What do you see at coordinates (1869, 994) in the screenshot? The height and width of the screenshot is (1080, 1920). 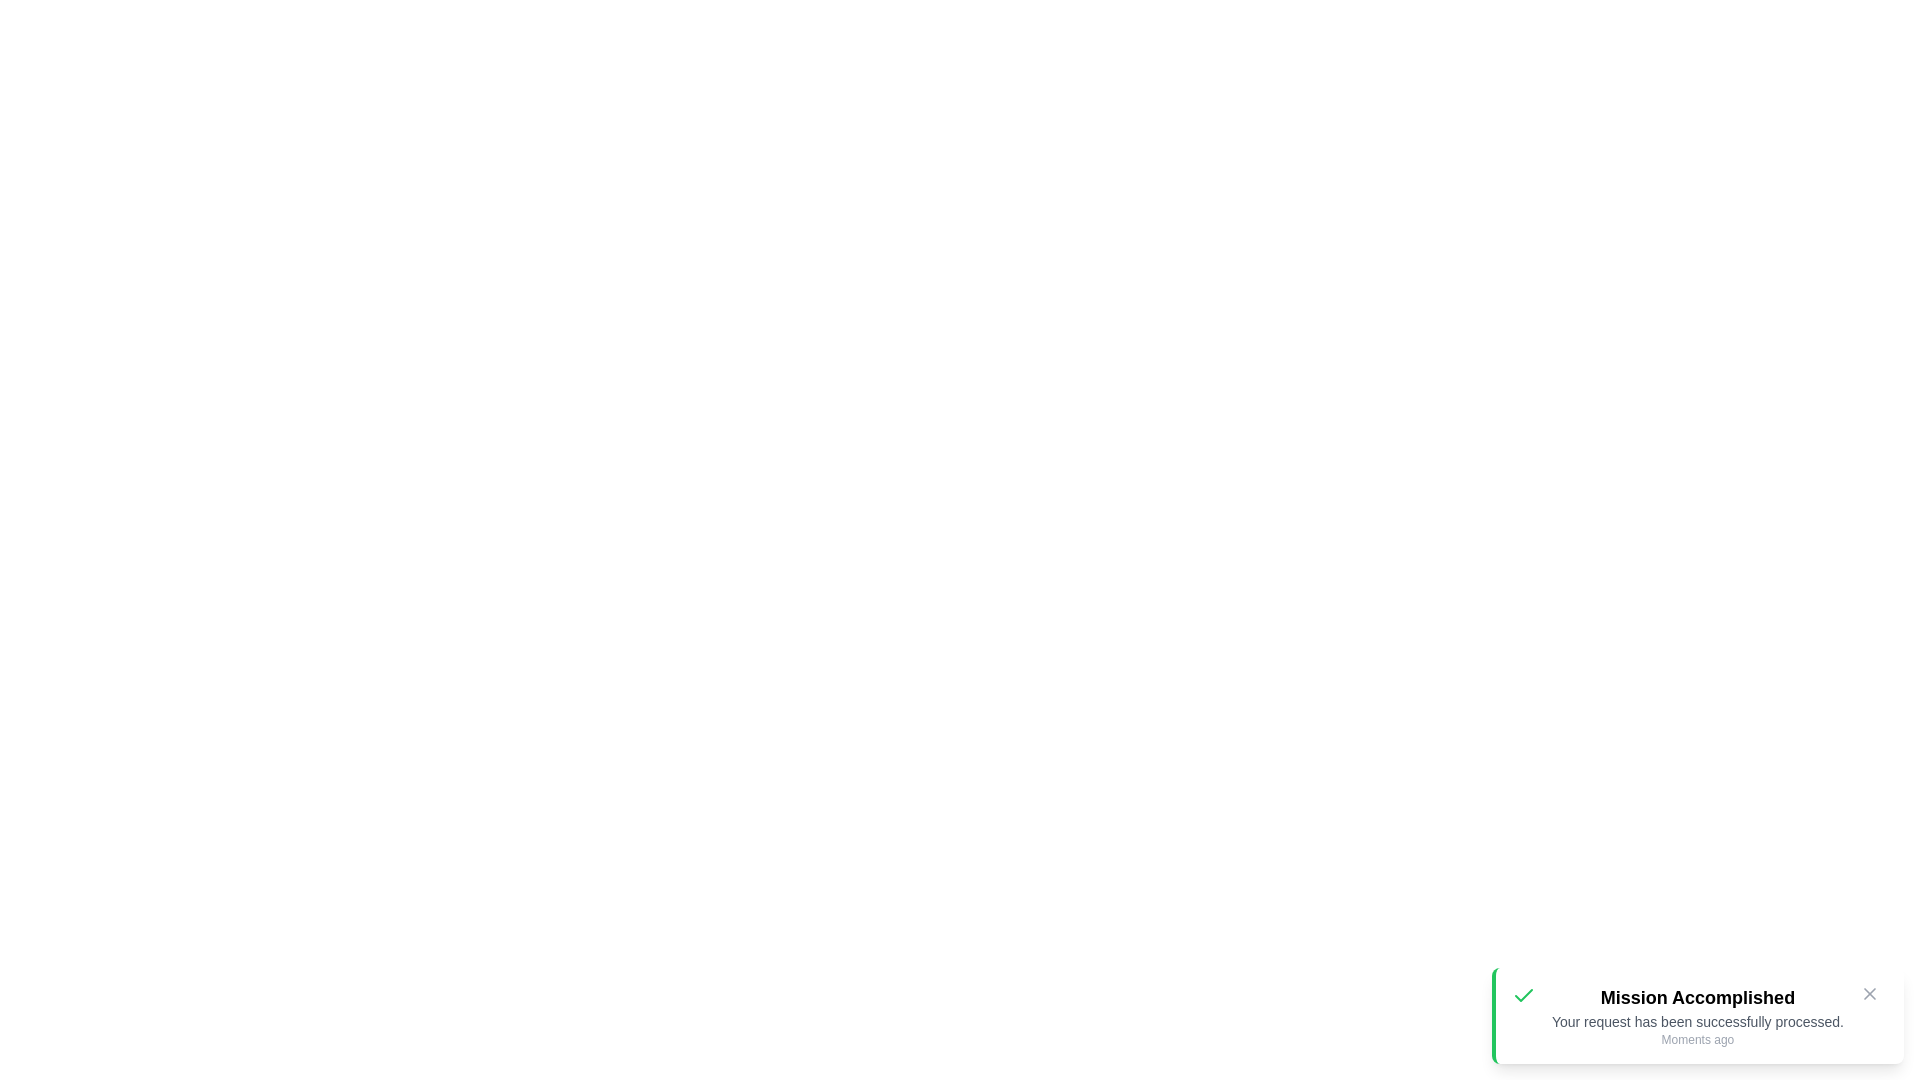 I see `the dismiss button (X icon) to close the notification` at bounding box center [1869, 994].